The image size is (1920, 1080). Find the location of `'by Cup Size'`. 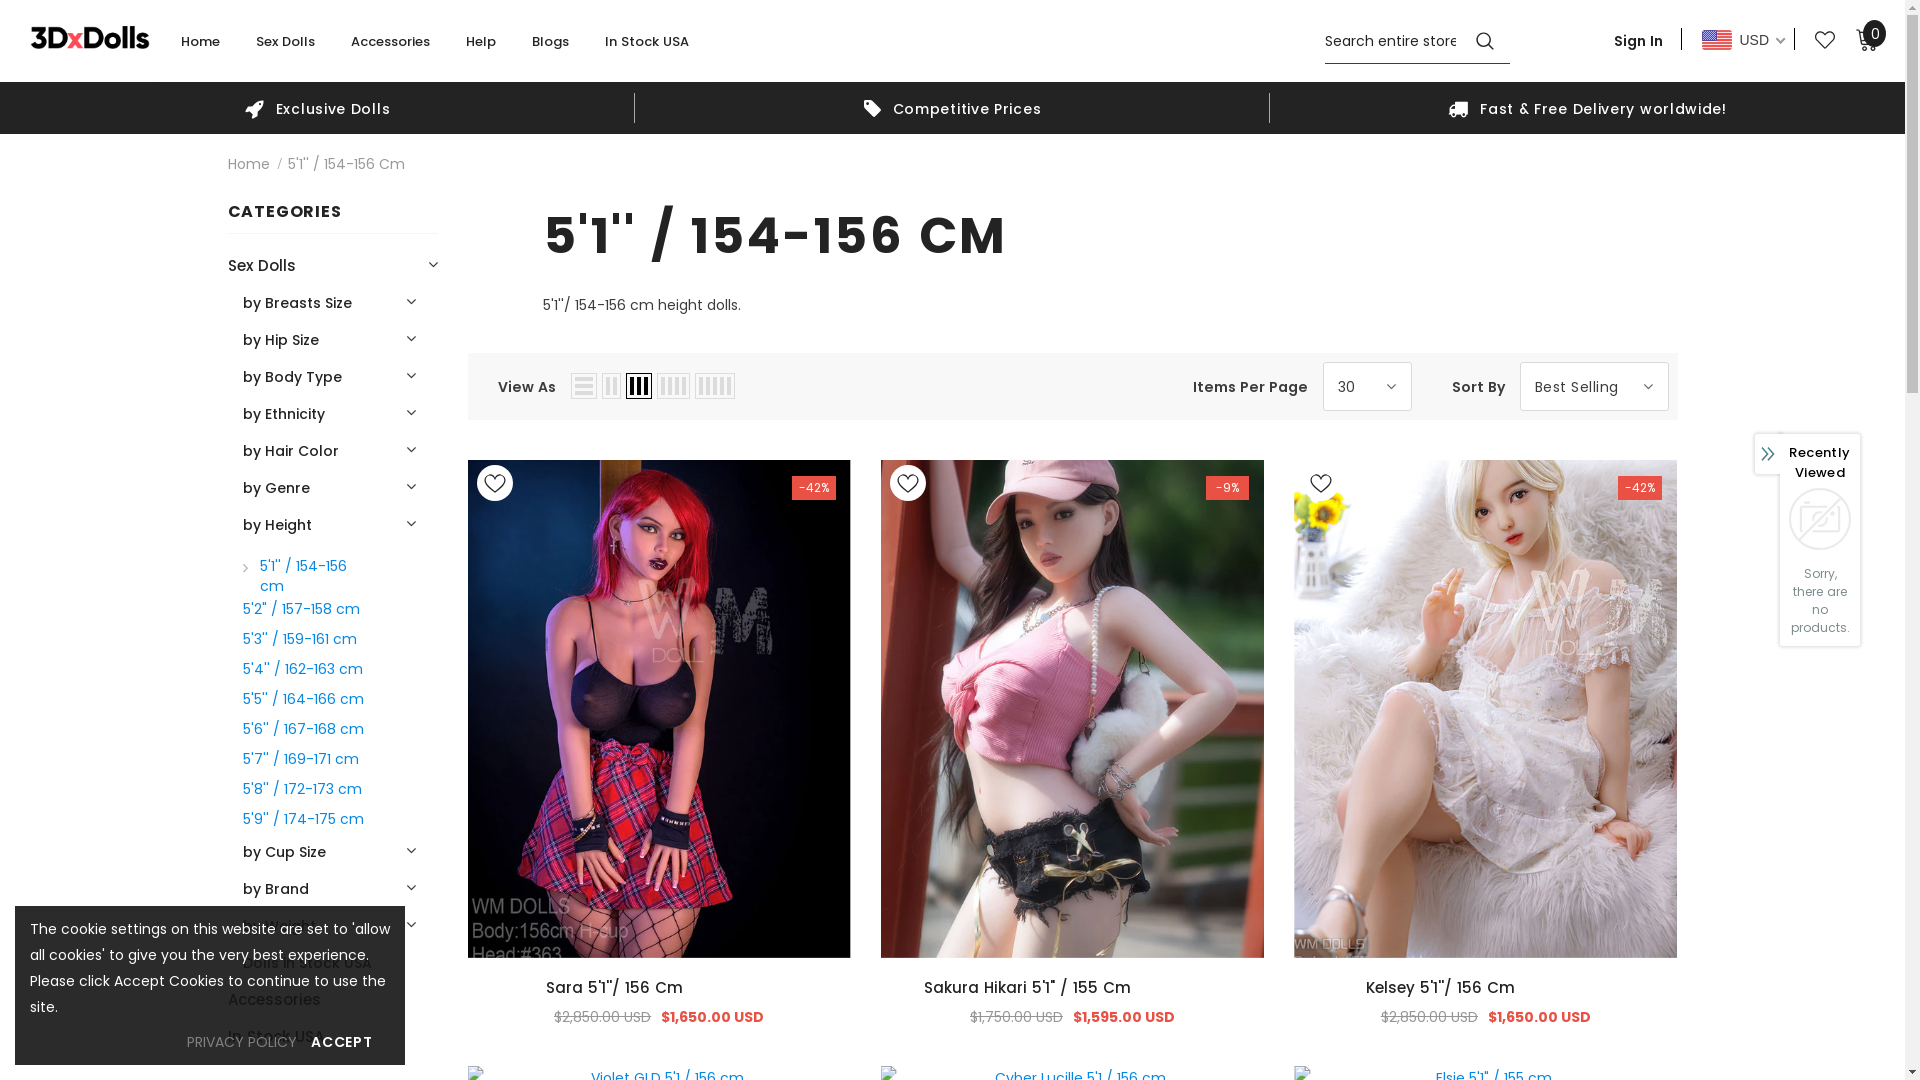

'by Cup Size' is located at coordinates (282, 851).